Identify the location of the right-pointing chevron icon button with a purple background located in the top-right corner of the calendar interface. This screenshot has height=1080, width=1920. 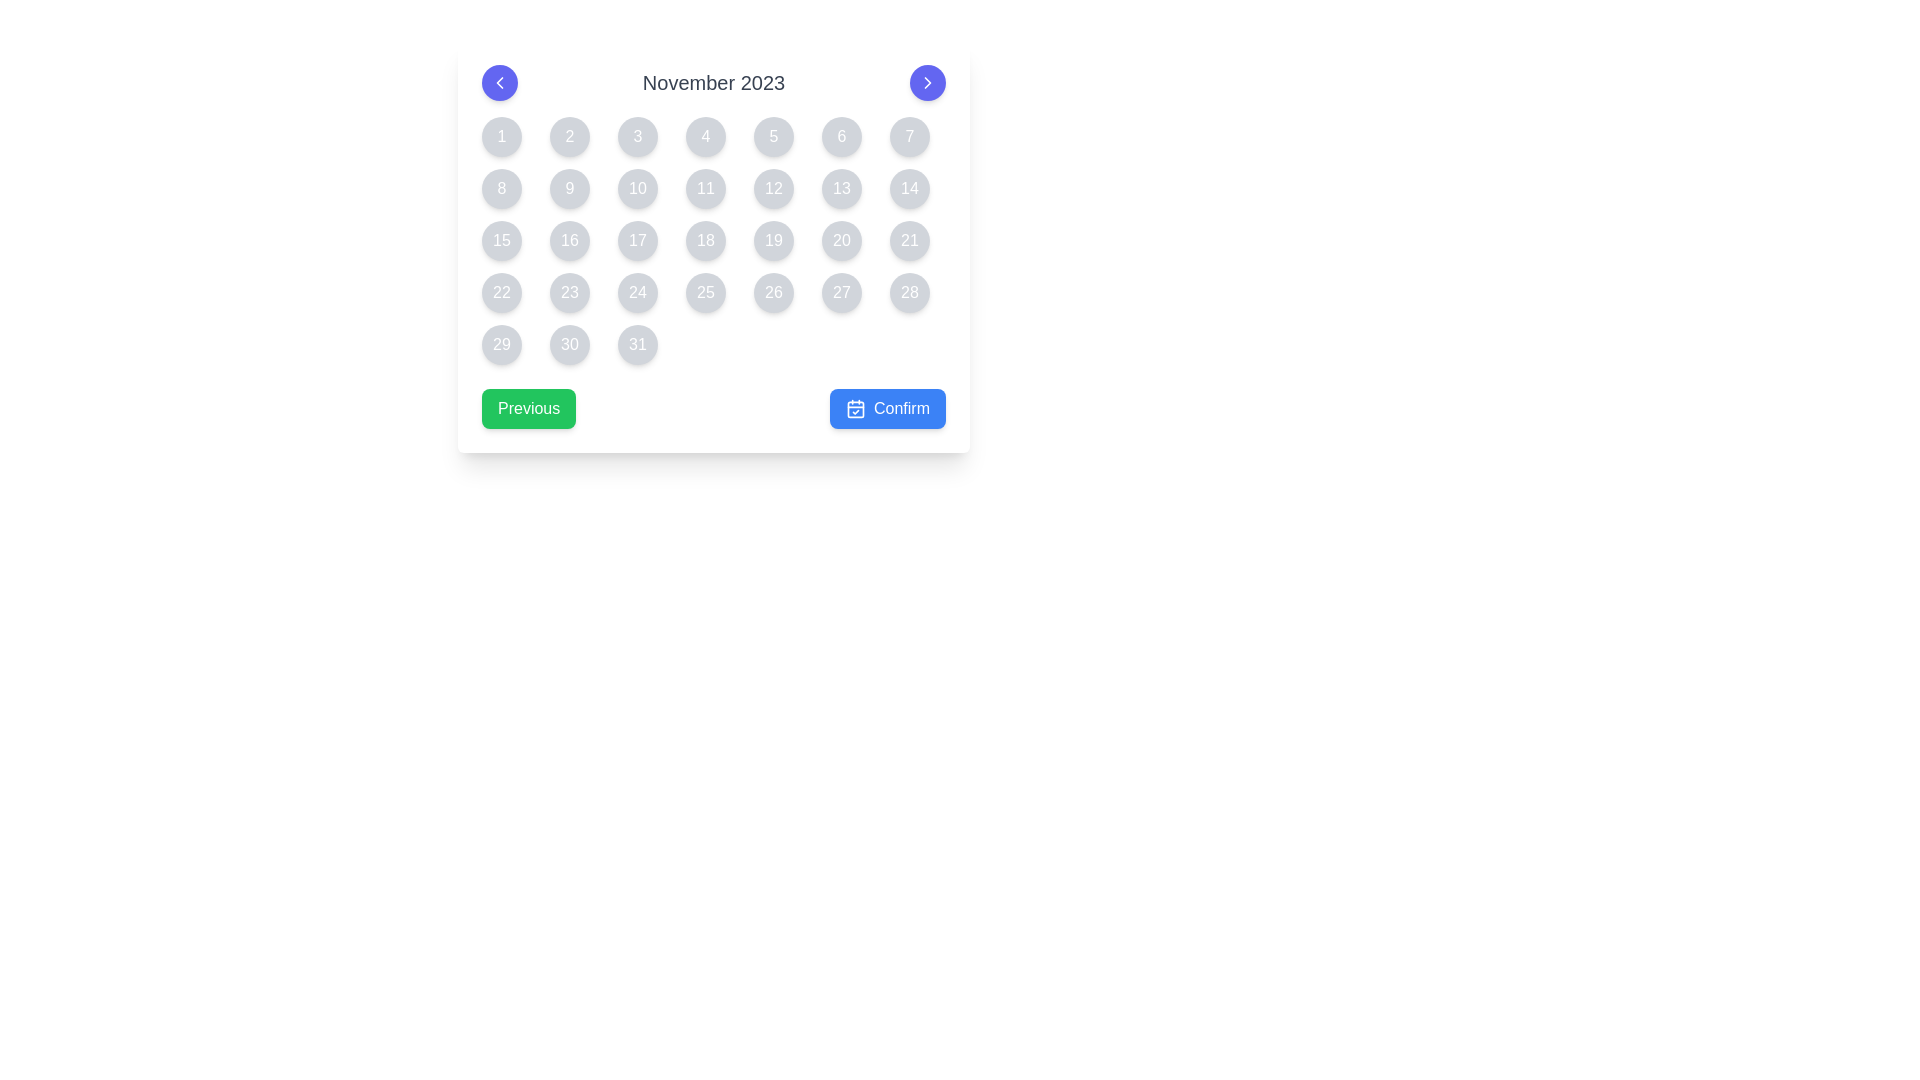
(926, 82).